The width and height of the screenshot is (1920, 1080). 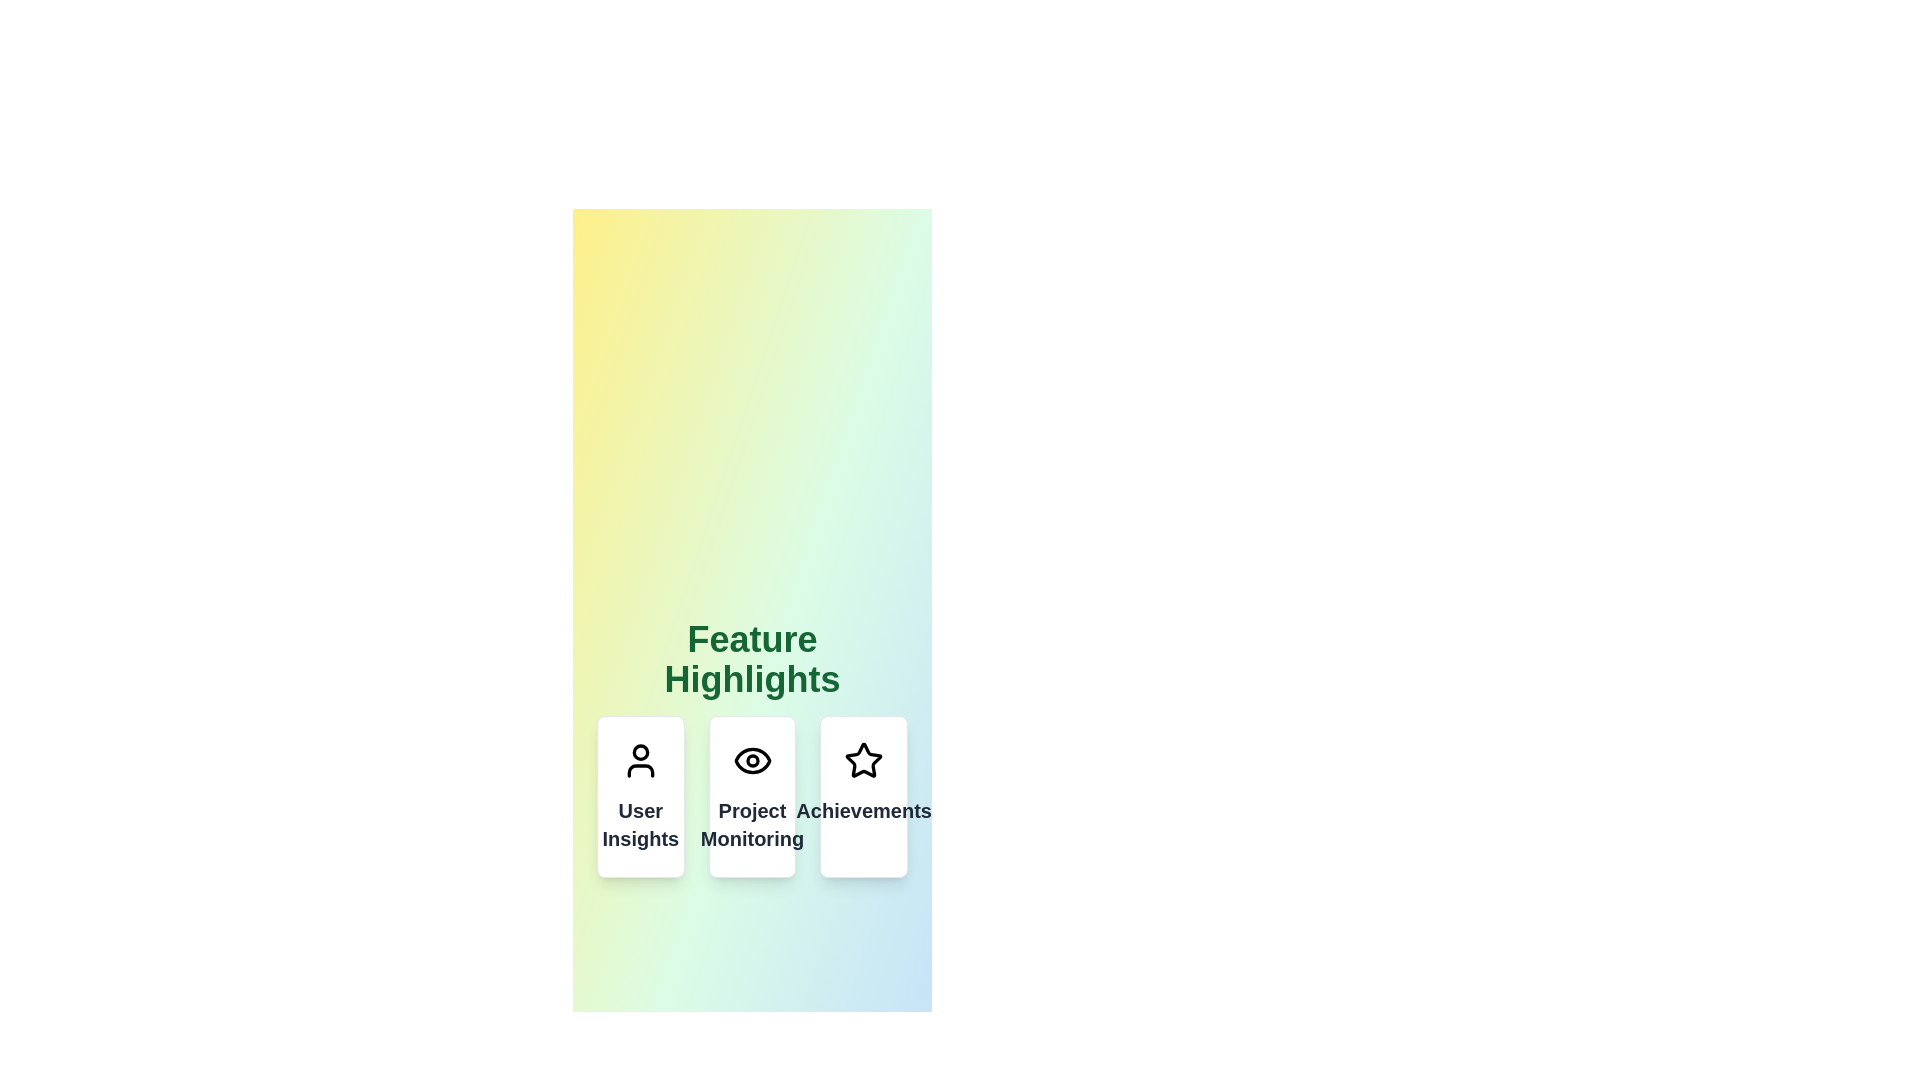 I want to click on the achievements icon, a 40x40px SVG located in the rightmost card under the 'Feature Highlights' heading, so click(x=864, y=760).